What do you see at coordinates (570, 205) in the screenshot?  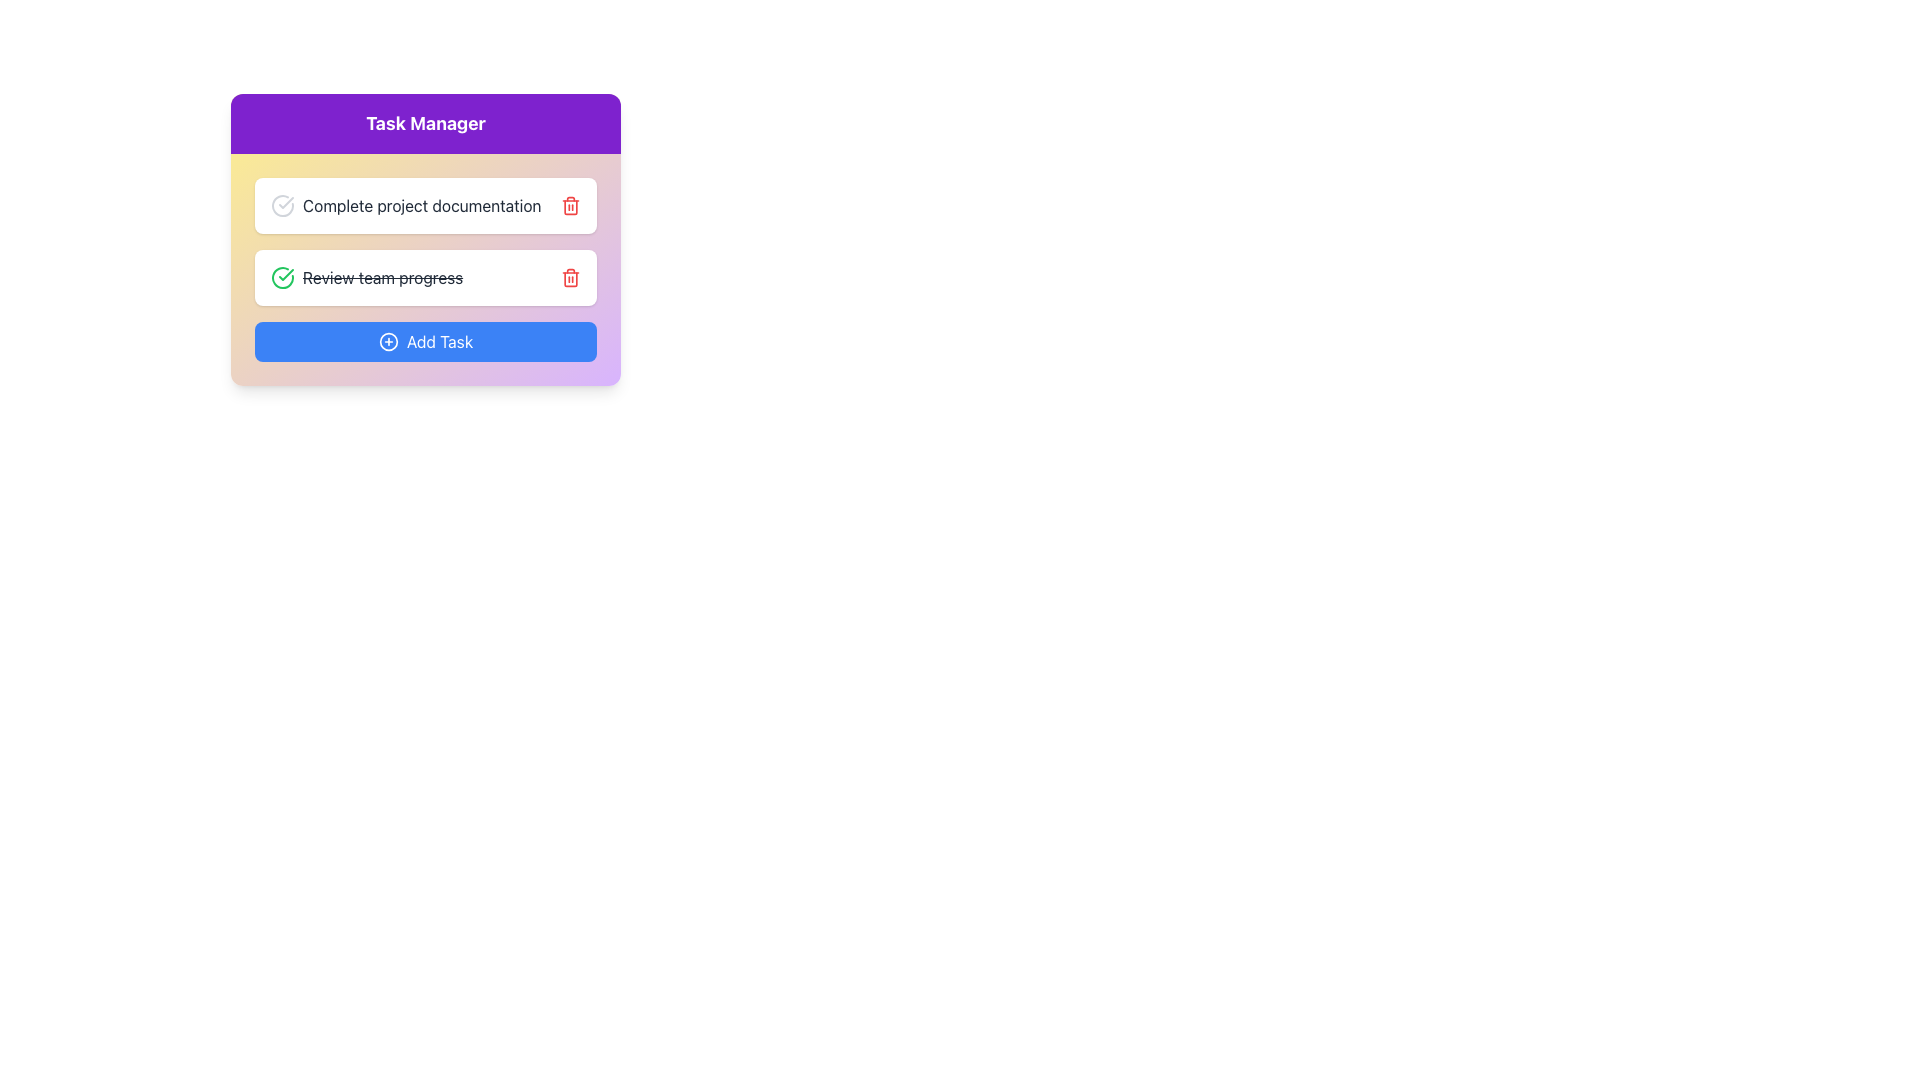 I see `the trash/deletion action icon located at the far right of the 'Complete project documentation' task row` at bounding box center [570, 205].